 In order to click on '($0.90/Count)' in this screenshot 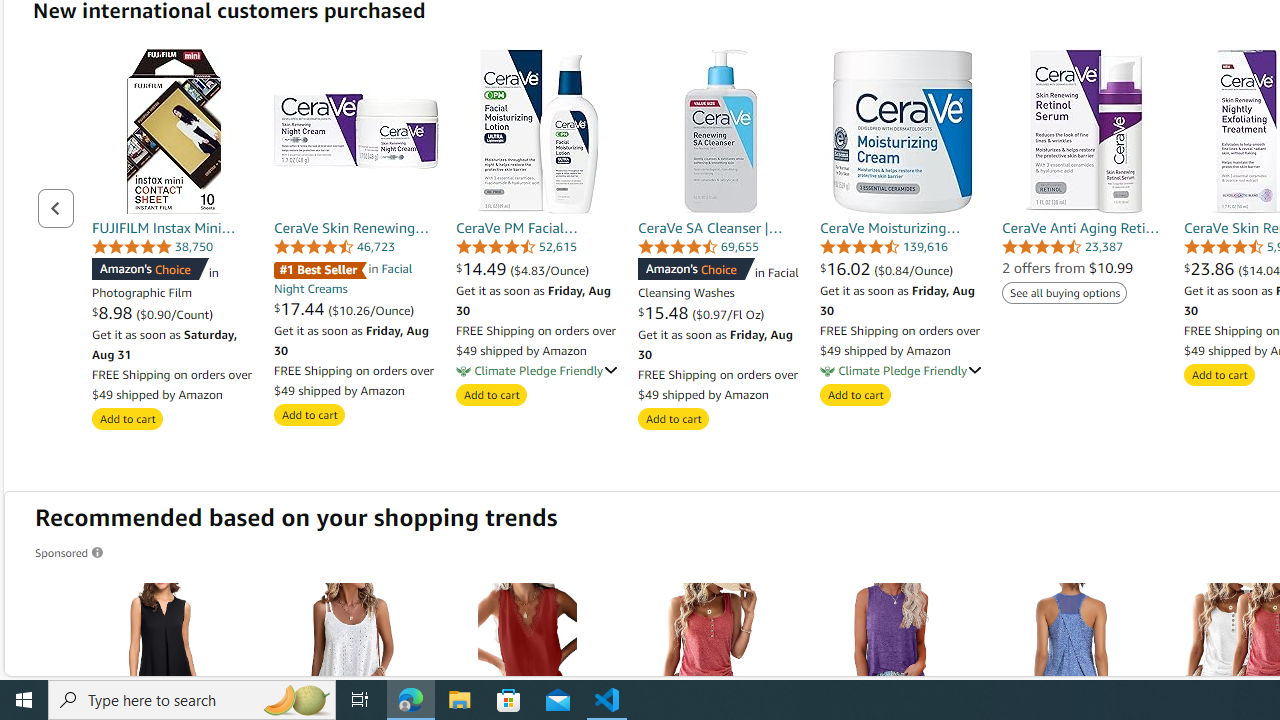, I will do `click(174, 314)`.